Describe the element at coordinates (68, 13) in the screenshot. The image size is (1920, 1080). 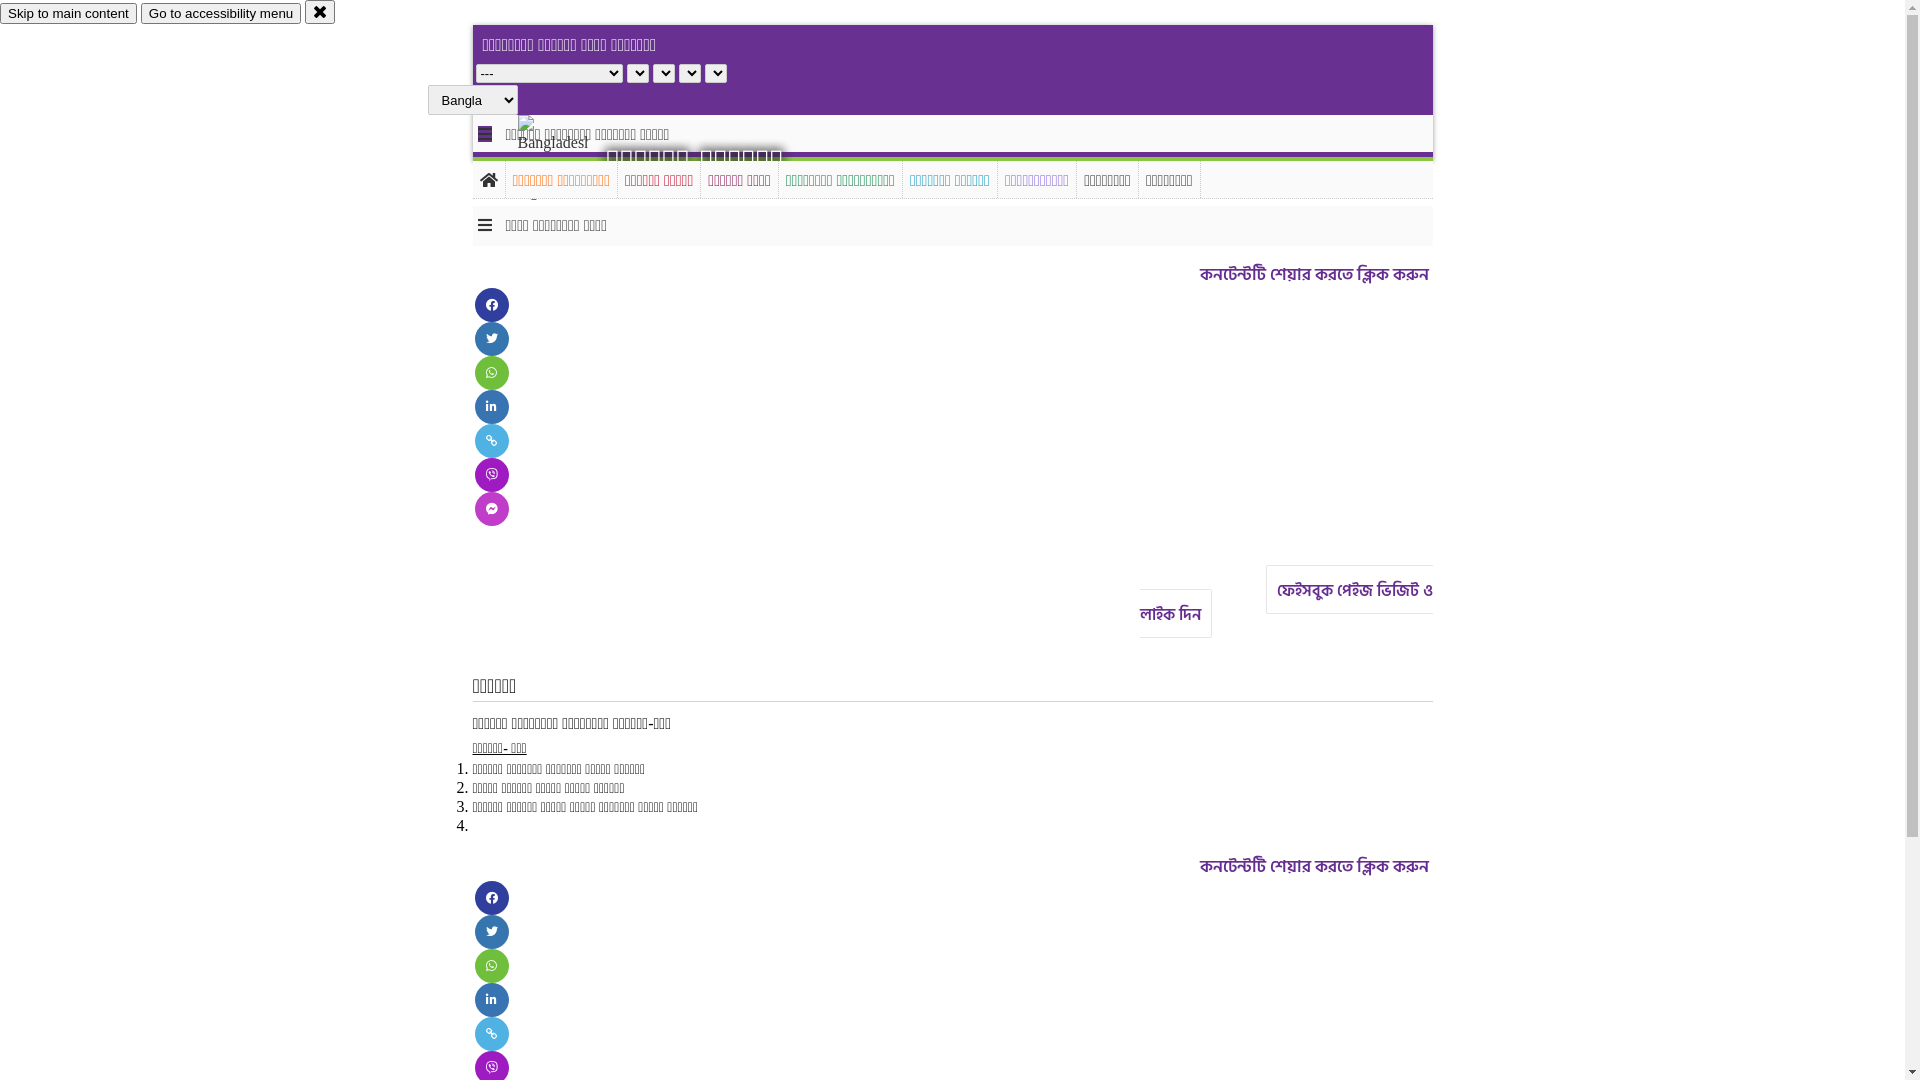
I see `'Skip to main content'` at that location.